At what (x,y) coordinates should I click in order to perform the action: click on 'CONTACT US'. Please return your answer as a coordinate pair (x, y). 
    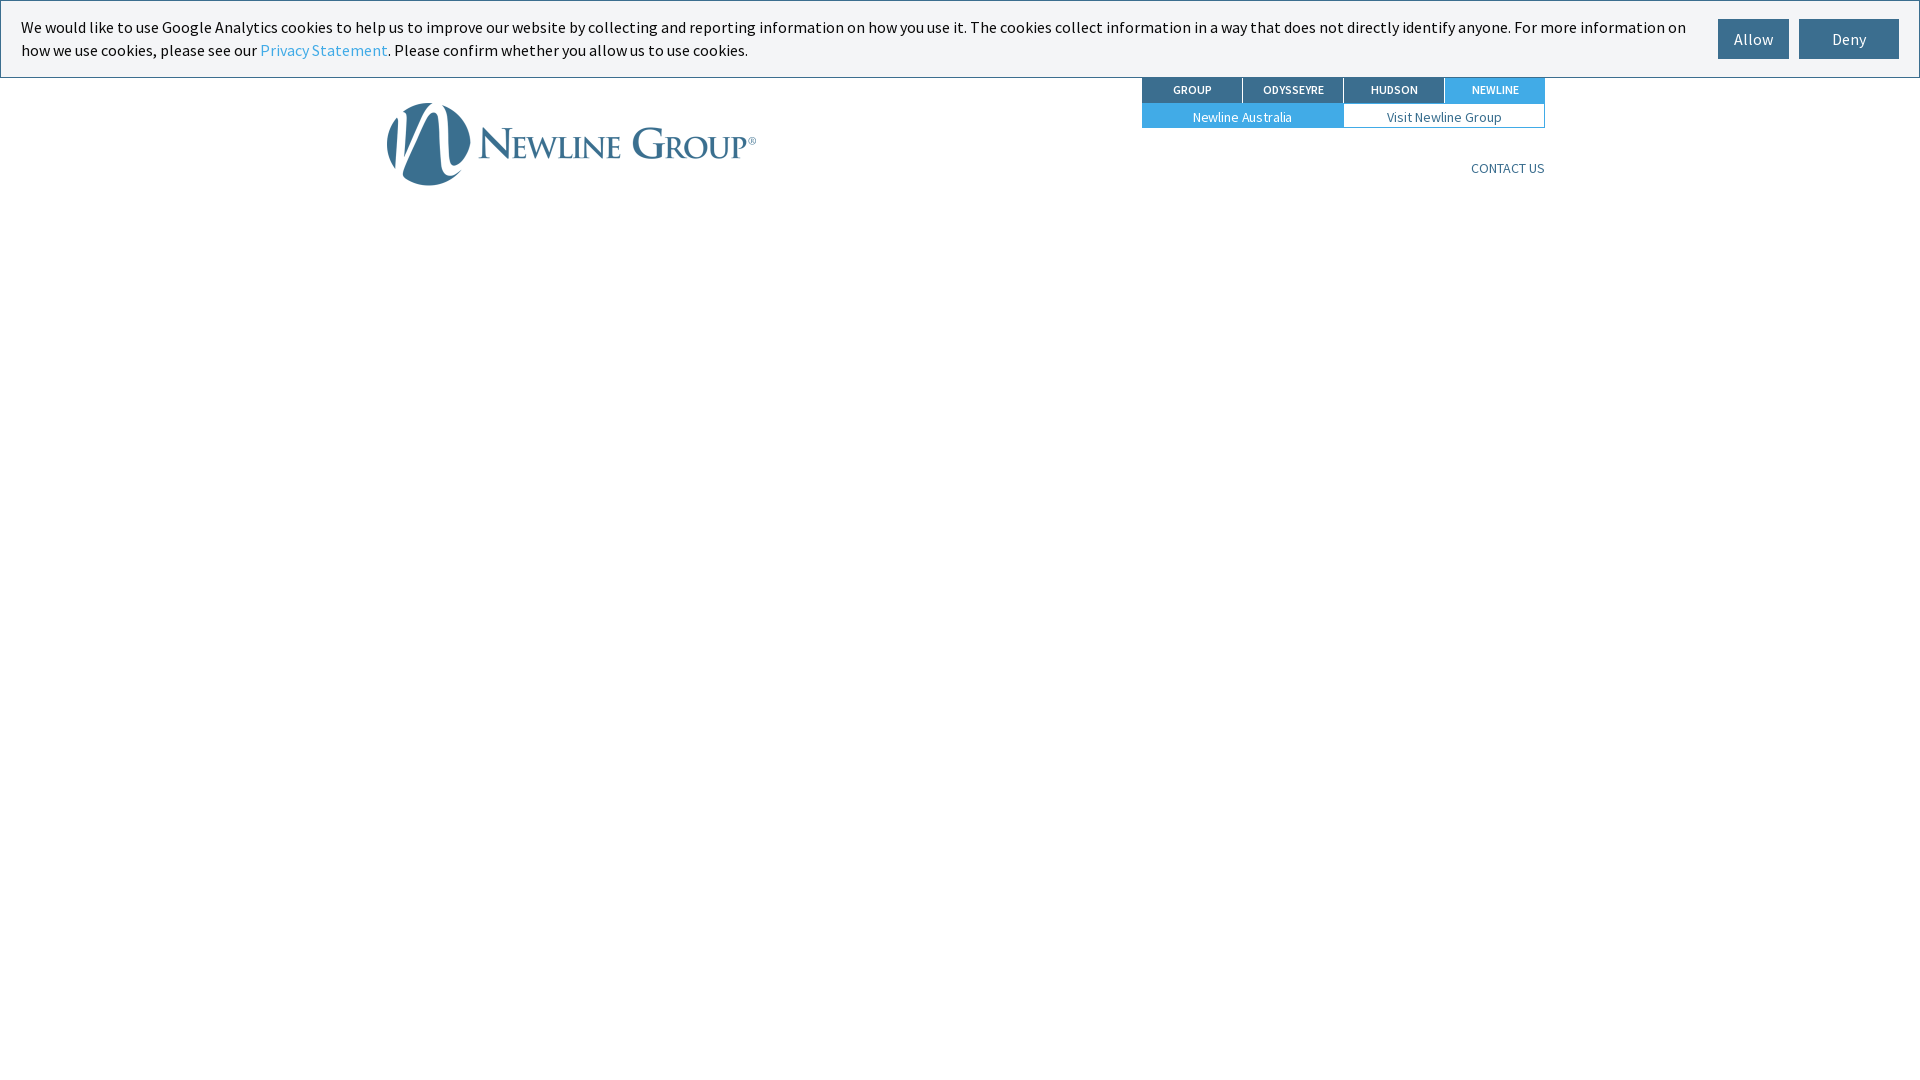
    Looking at the image, I should click on (1507, 167).